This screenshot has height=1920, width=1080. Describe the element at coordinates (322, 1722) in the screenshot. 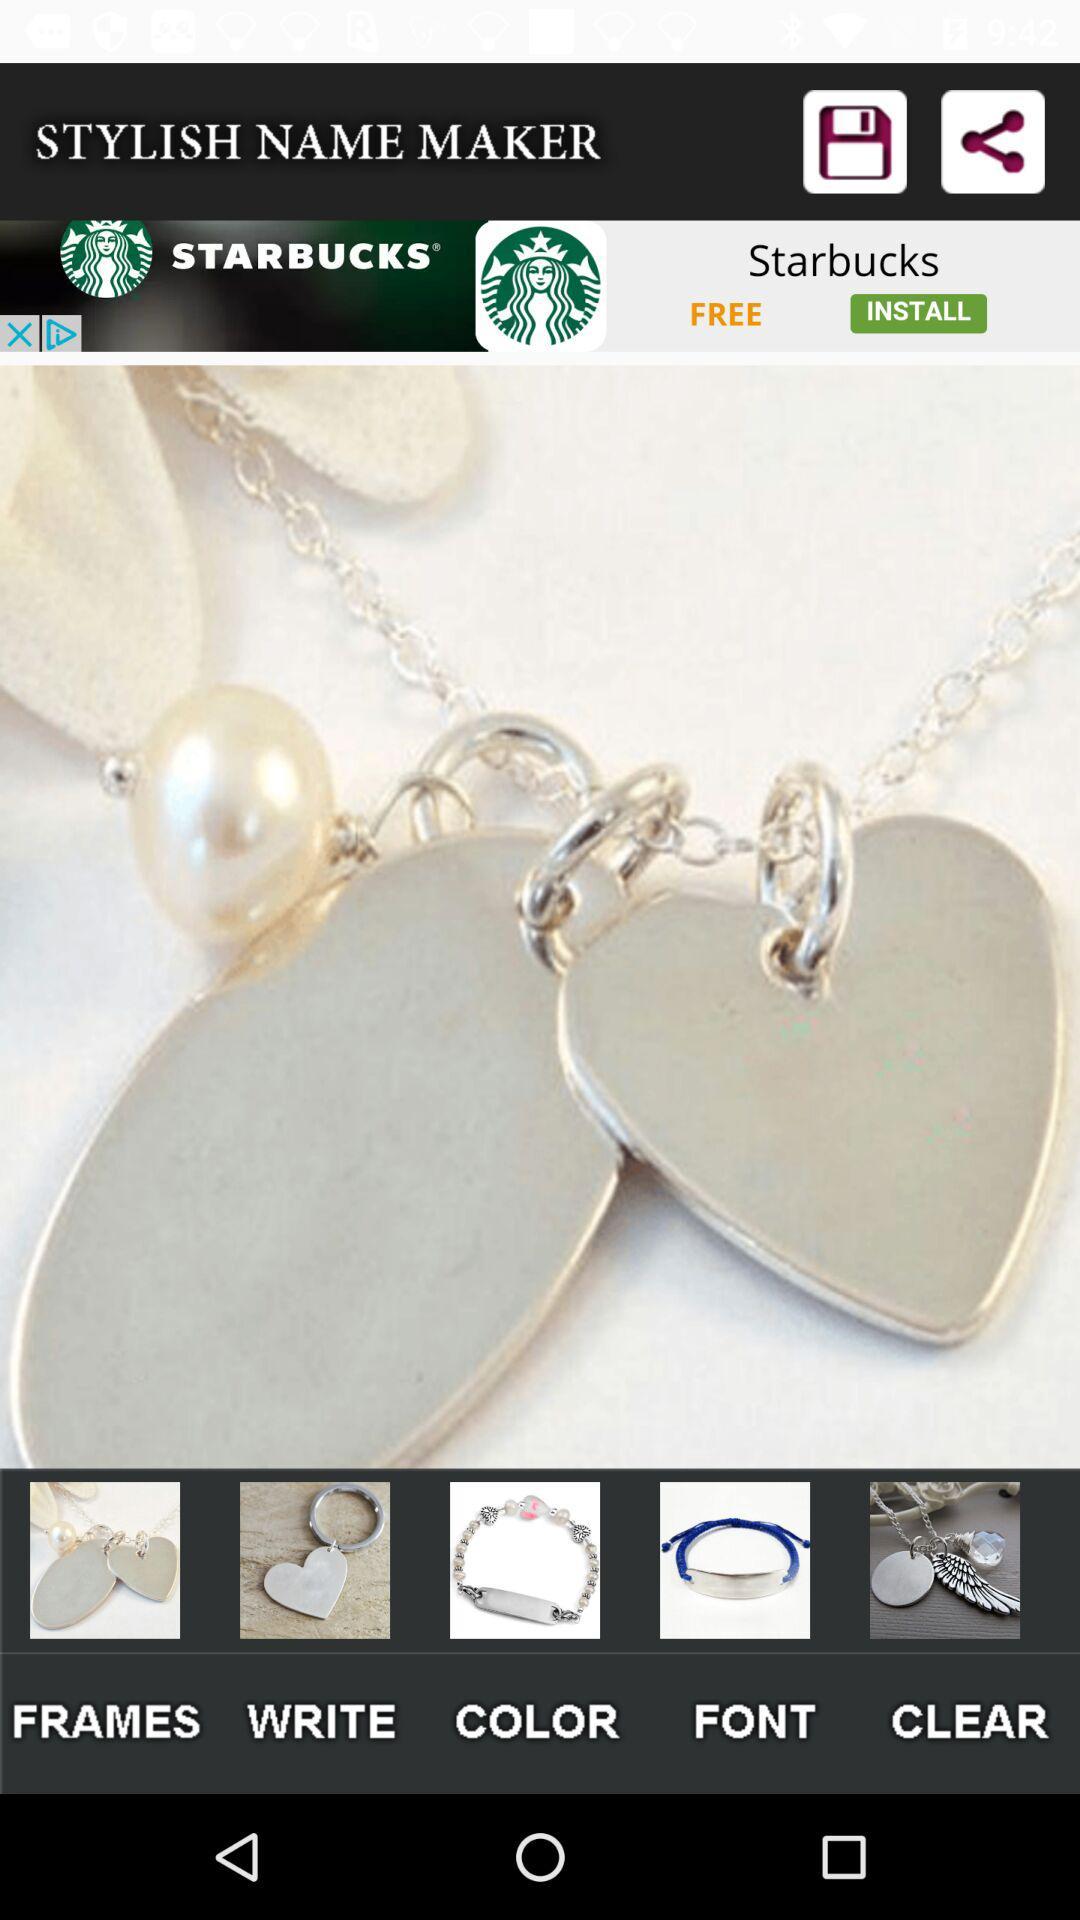

I see `write message` at that location.